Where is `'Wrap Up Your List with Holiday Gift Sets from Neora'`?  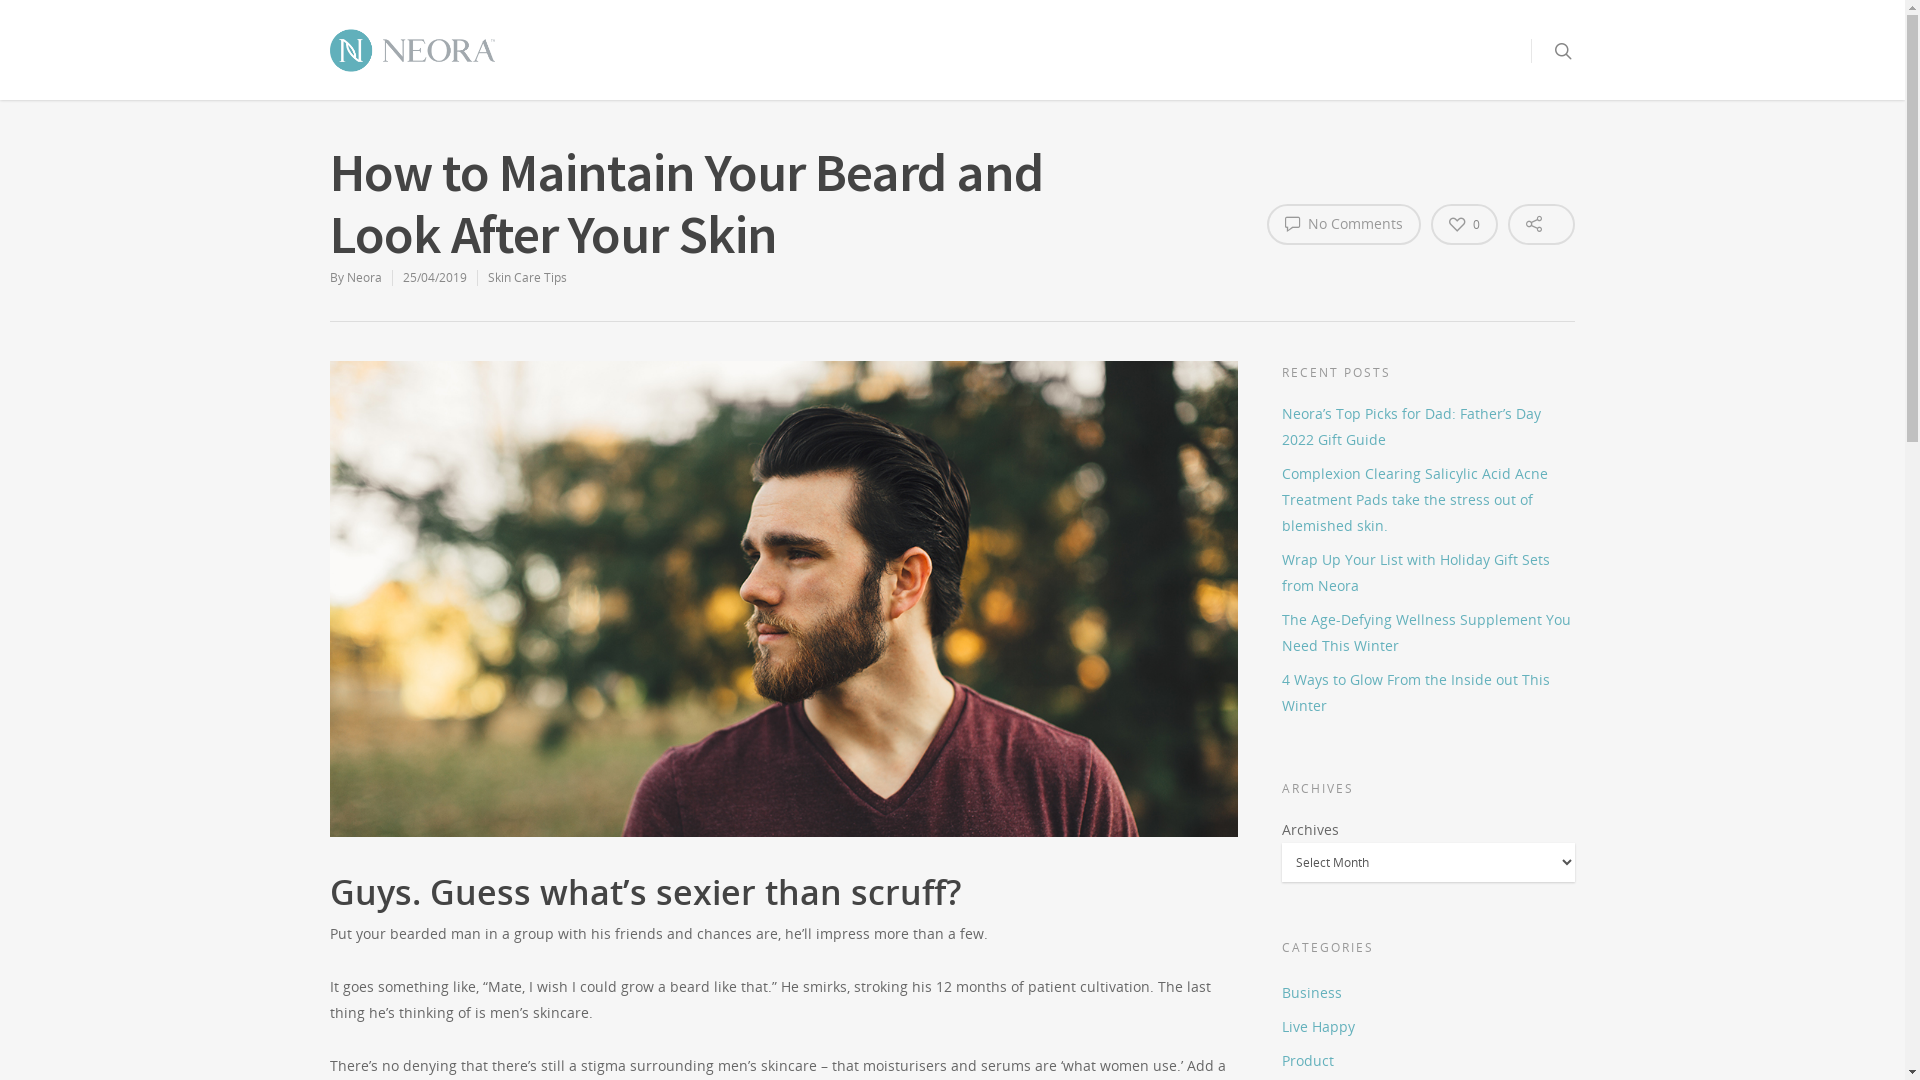 'Wrap Up Your List with Holiday Gift Sets from Neora' is located at coordinates (1281, 573).